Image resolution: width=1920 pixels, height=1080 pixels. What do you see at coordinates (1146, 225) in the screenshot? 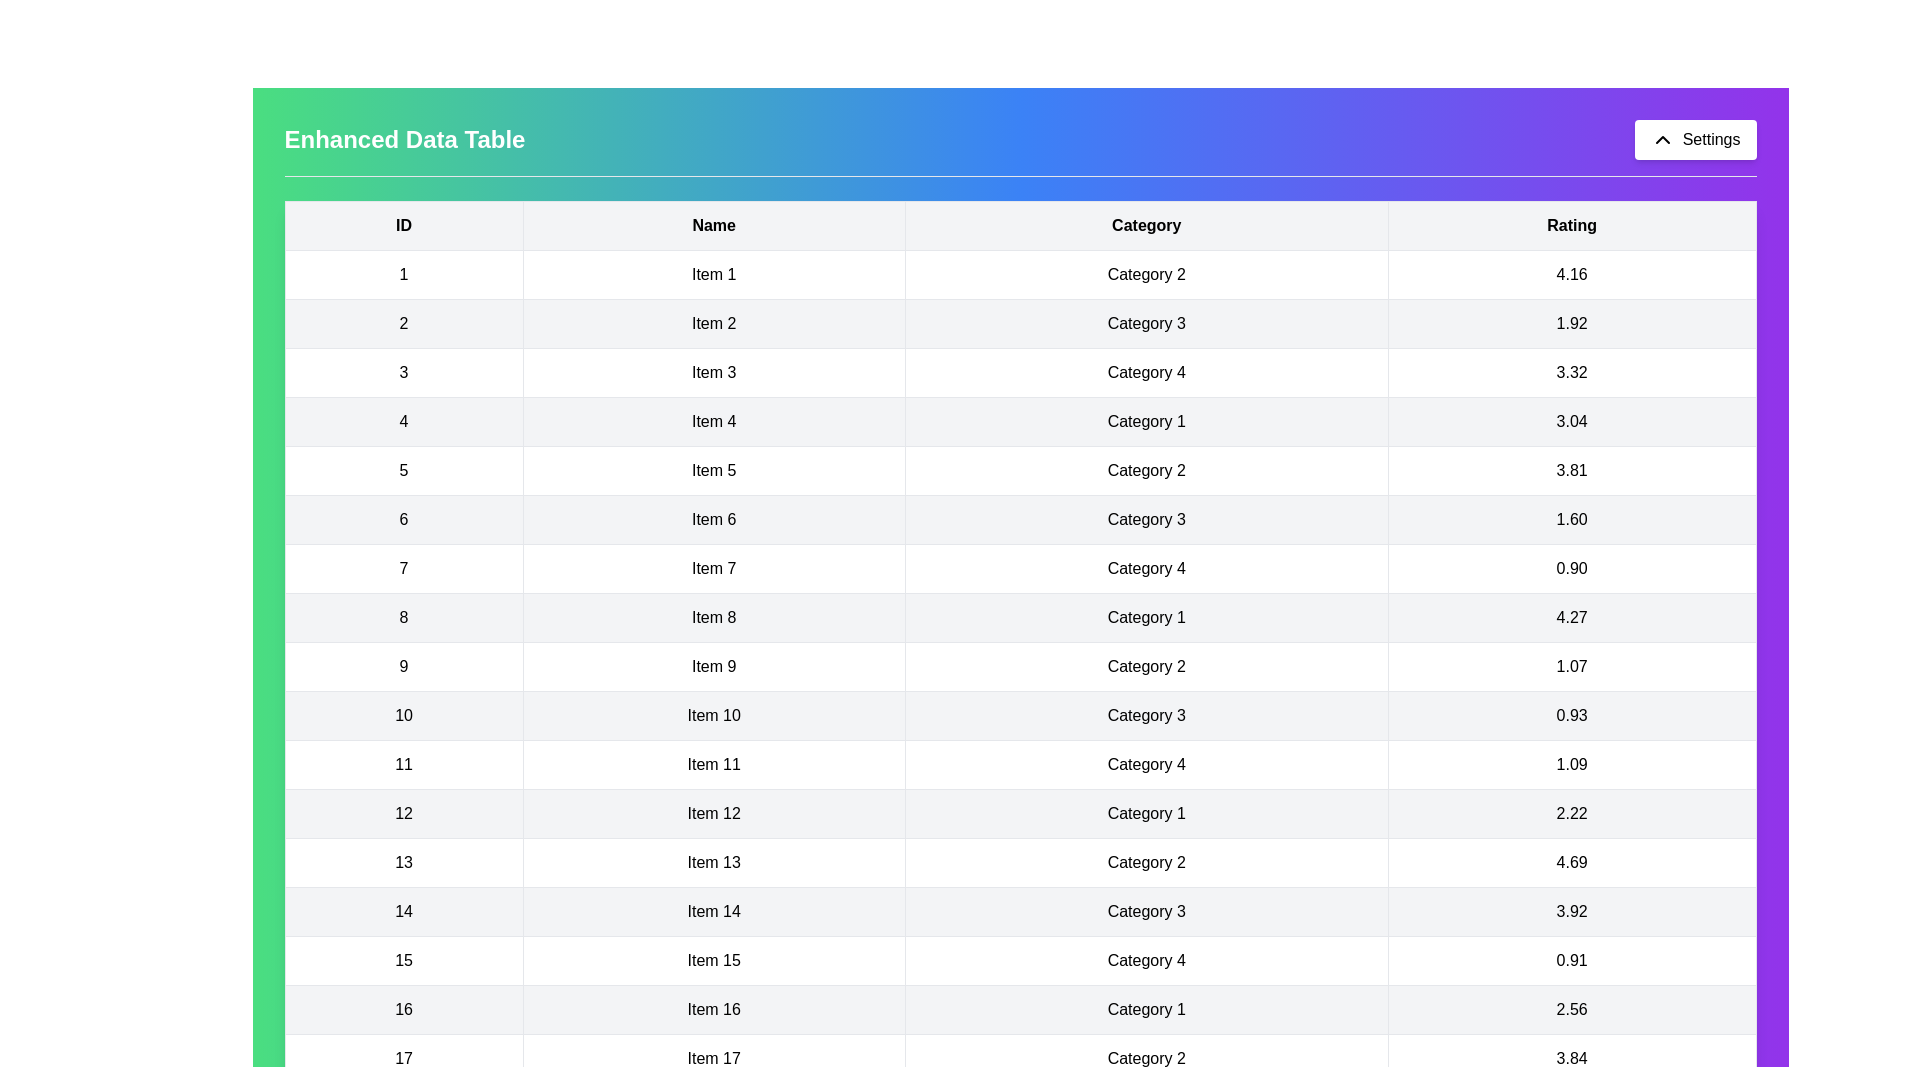
I see `the table header Category to examine it` at bounding box center [1146, 225].